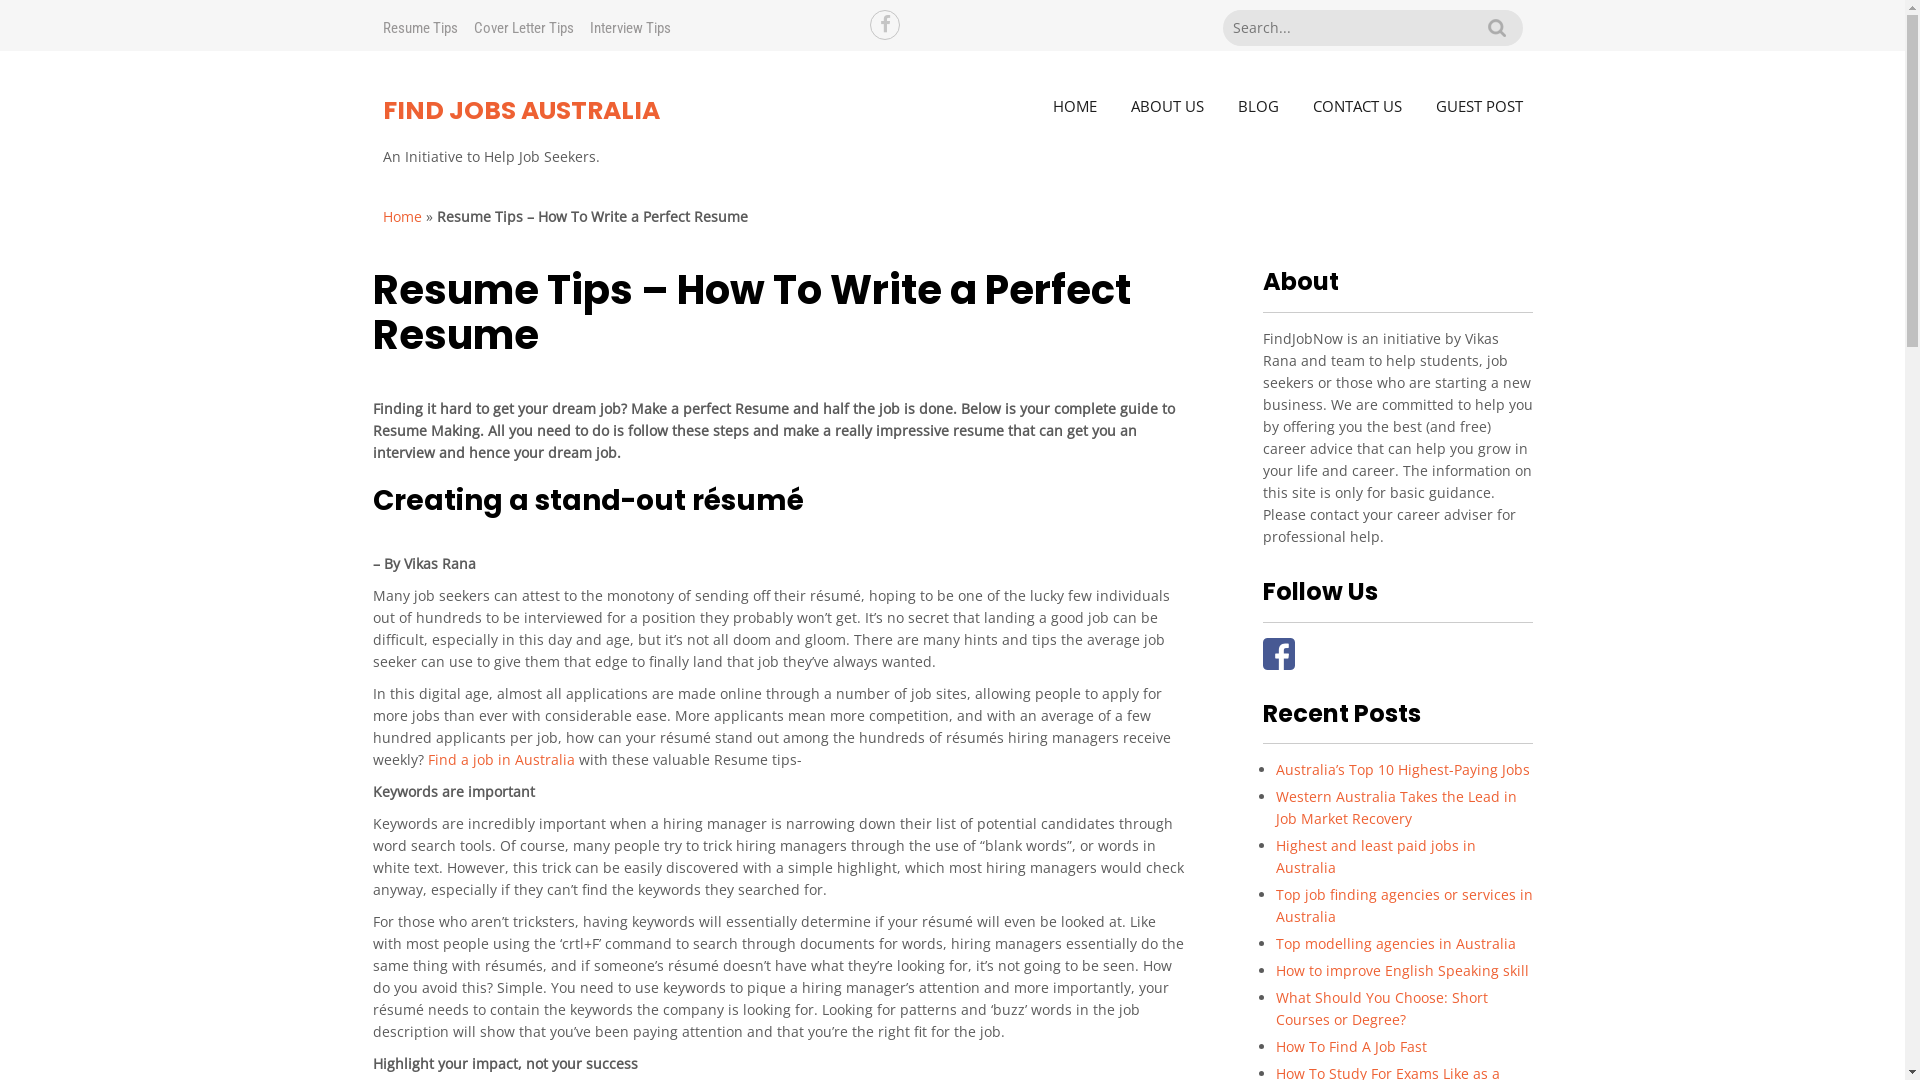 The width and height of the screenshot is (1920, 1080). Describe the element at coordinates (629, 27) in the screenshot. I see `'Interview Tips'` at that location.